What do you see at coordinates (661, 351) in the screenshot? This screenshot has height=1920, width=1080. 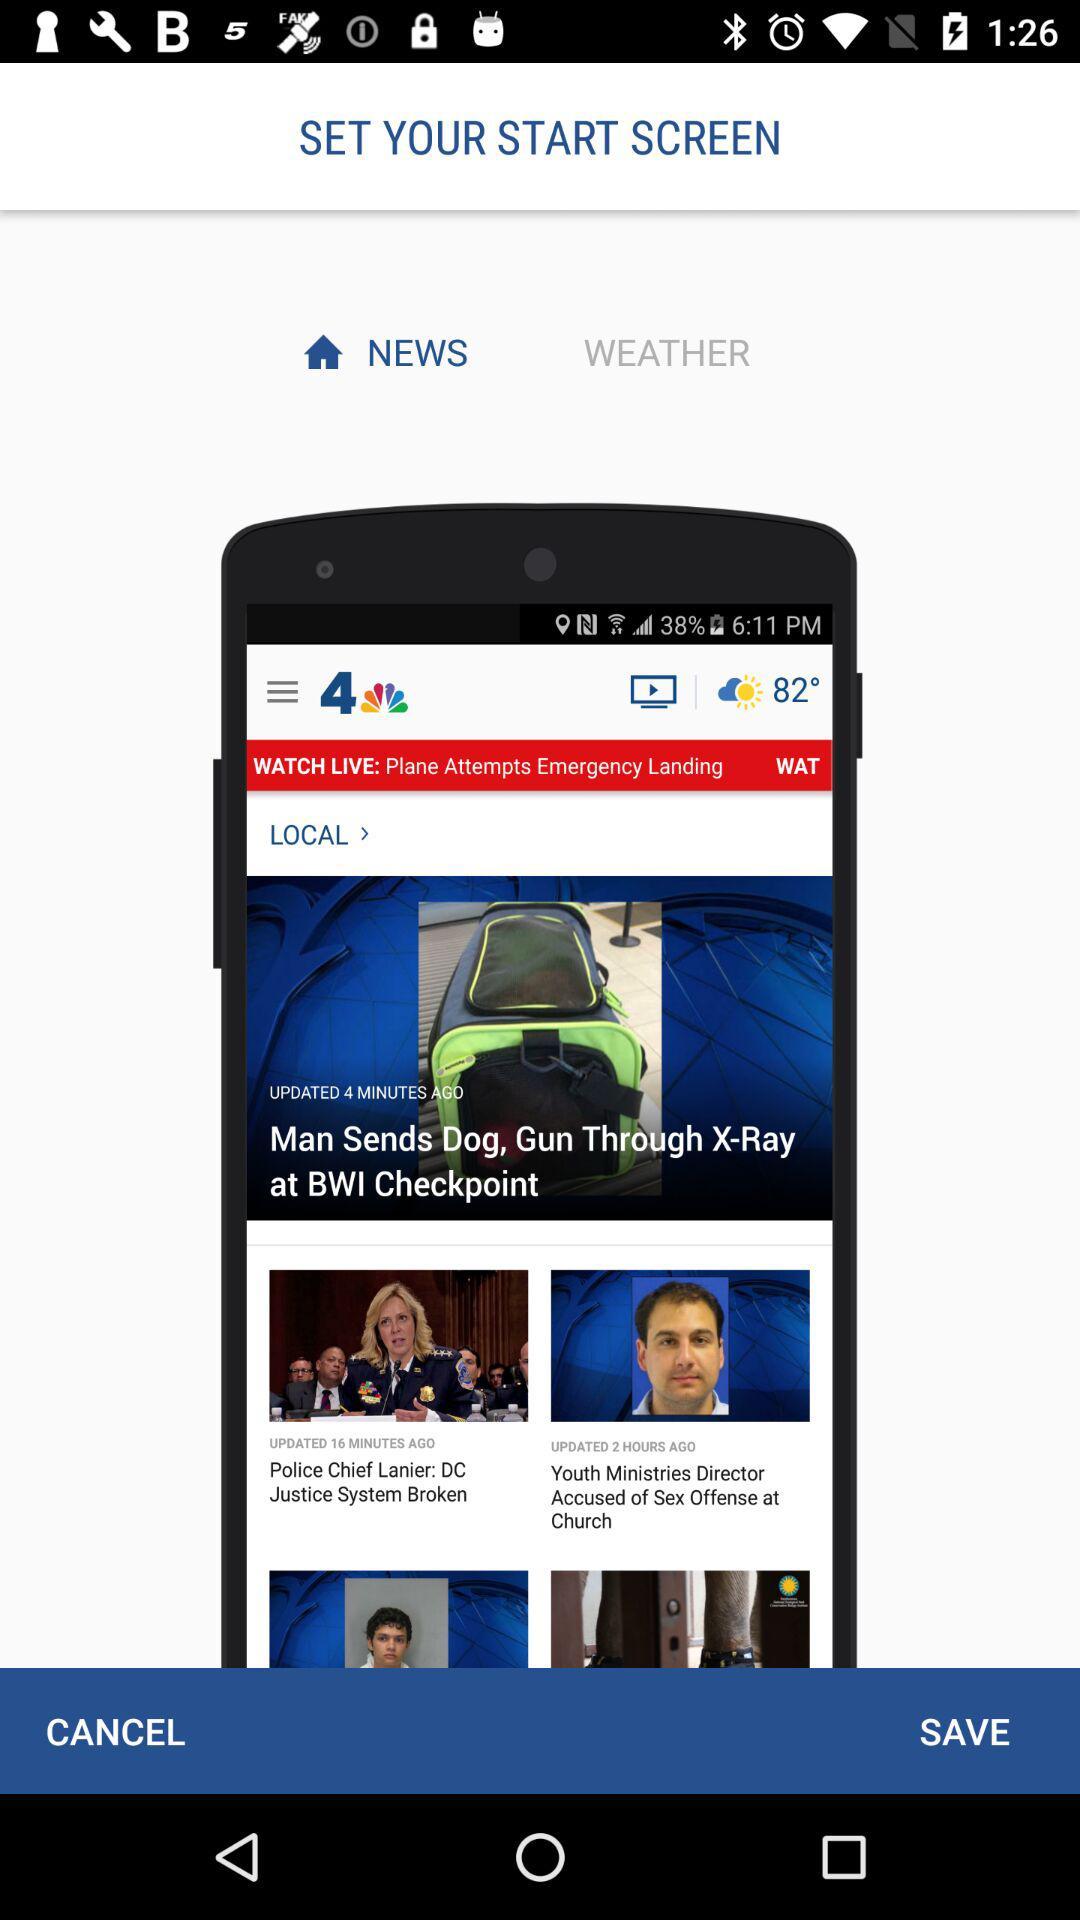 I see `the icon below the set your start` at bounding box center [661, 351].